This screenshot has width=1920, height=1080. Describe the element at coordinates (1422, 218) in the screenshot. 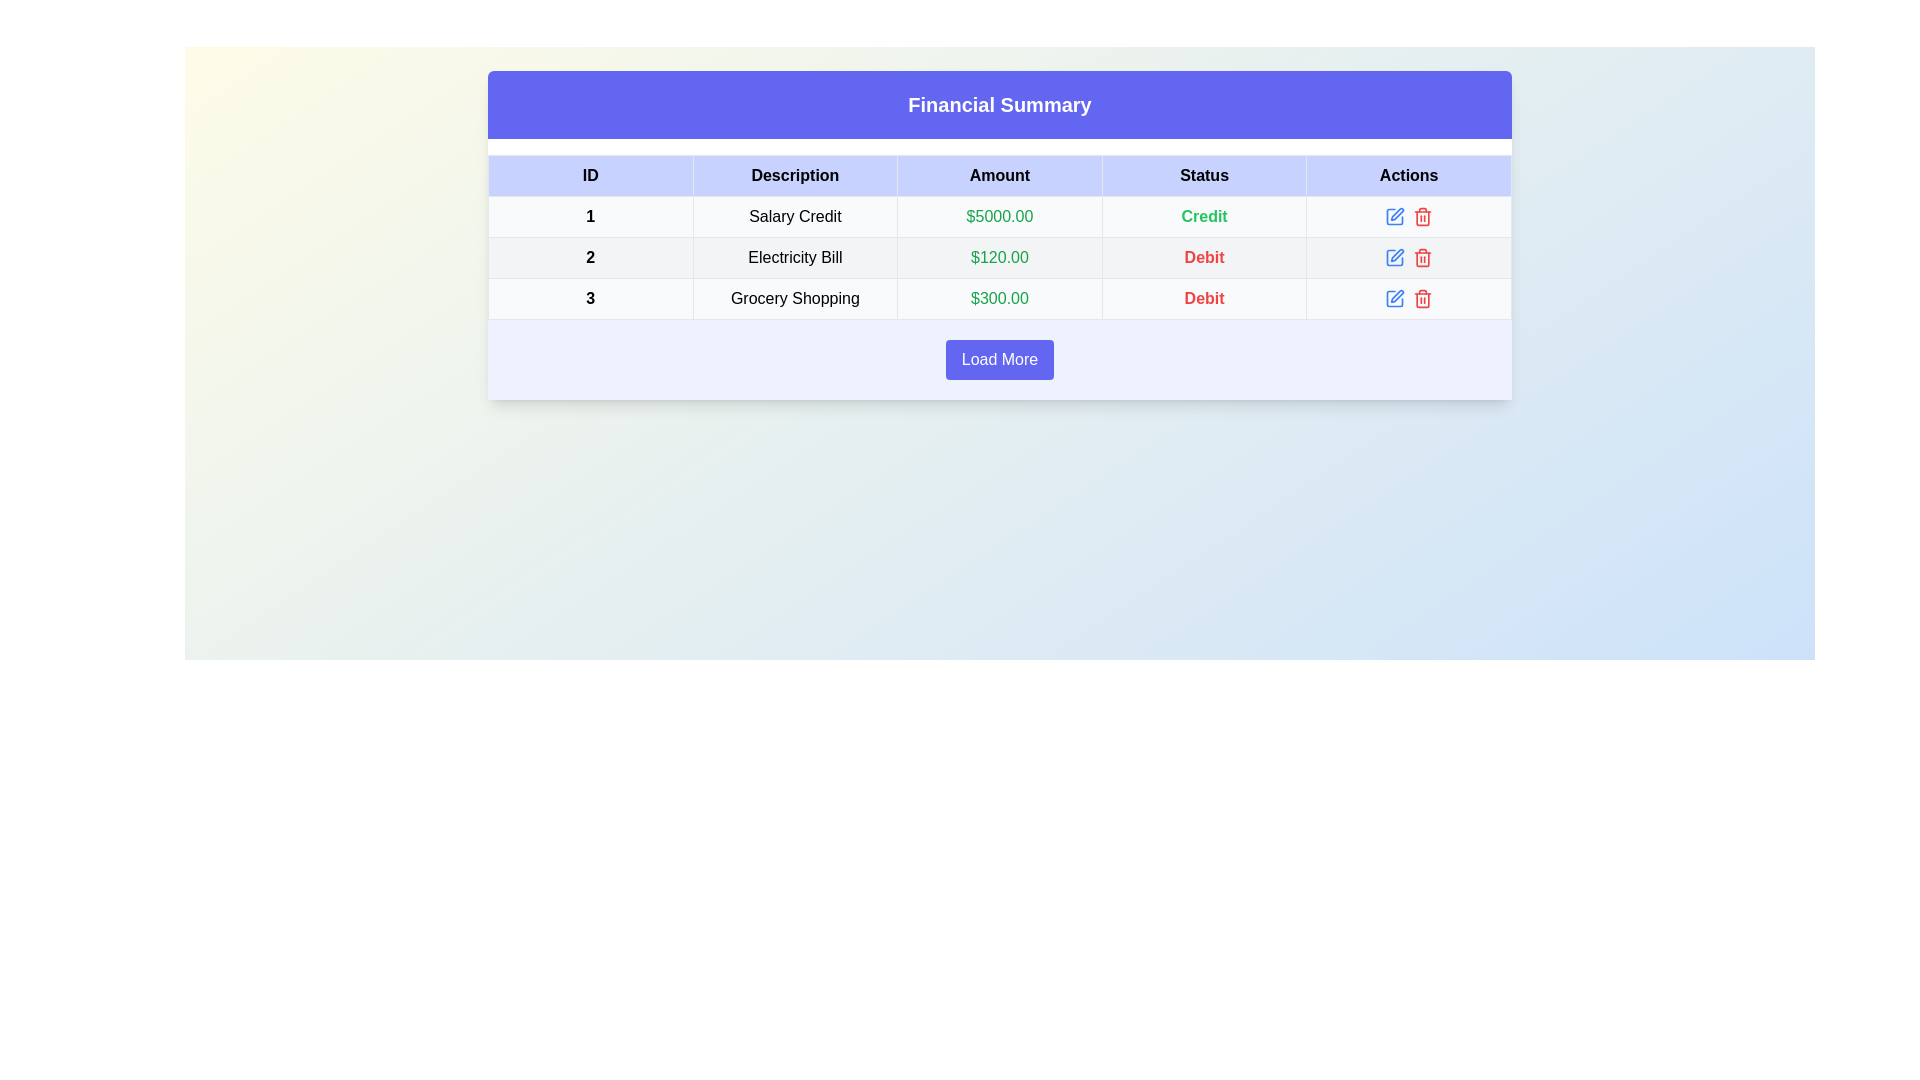

I see `the delete icon in the 'Actions' column of the table corresponding to the 'Electricity Bill' row` at that location.